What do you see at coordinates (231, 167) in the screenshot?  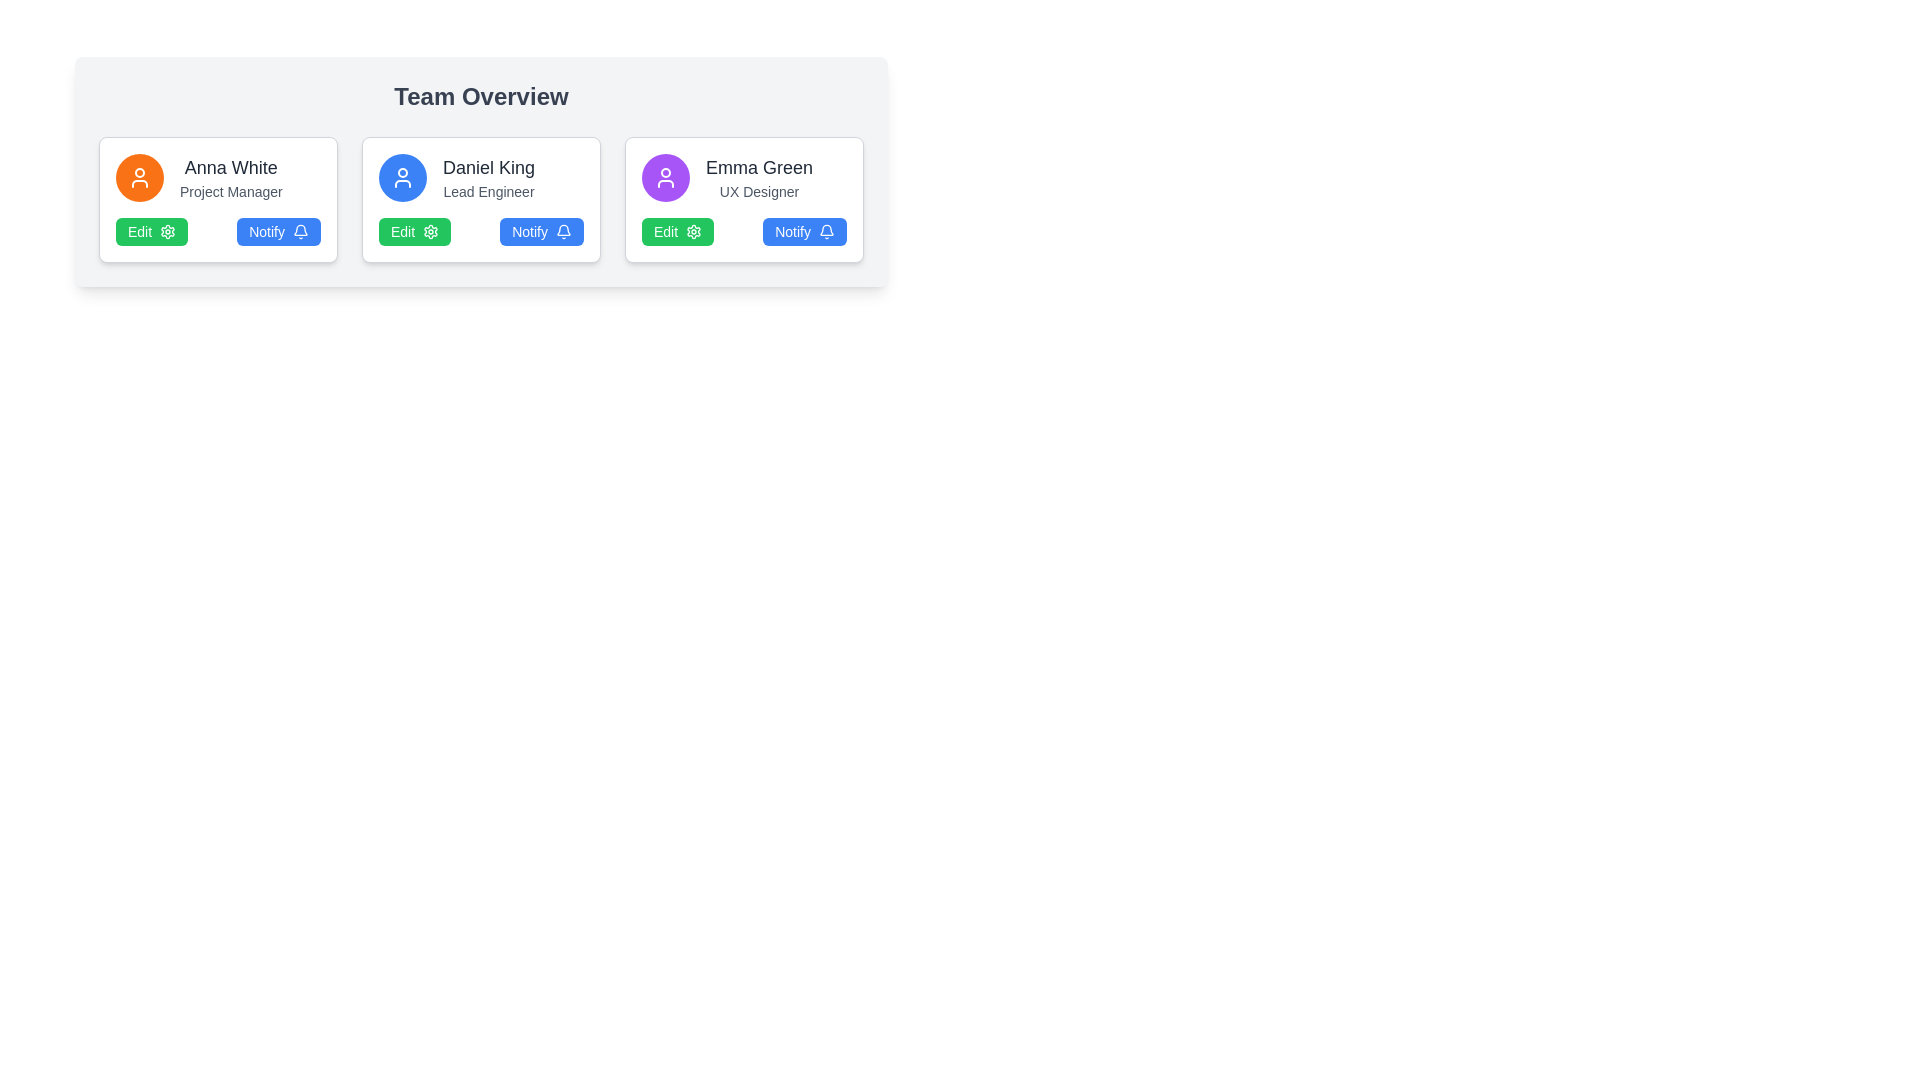 I see `the text label displaying 'Anna White', which is in bold and dark gray, located within a card below an orange person silhouette icon` at bounding box center [231, 167].